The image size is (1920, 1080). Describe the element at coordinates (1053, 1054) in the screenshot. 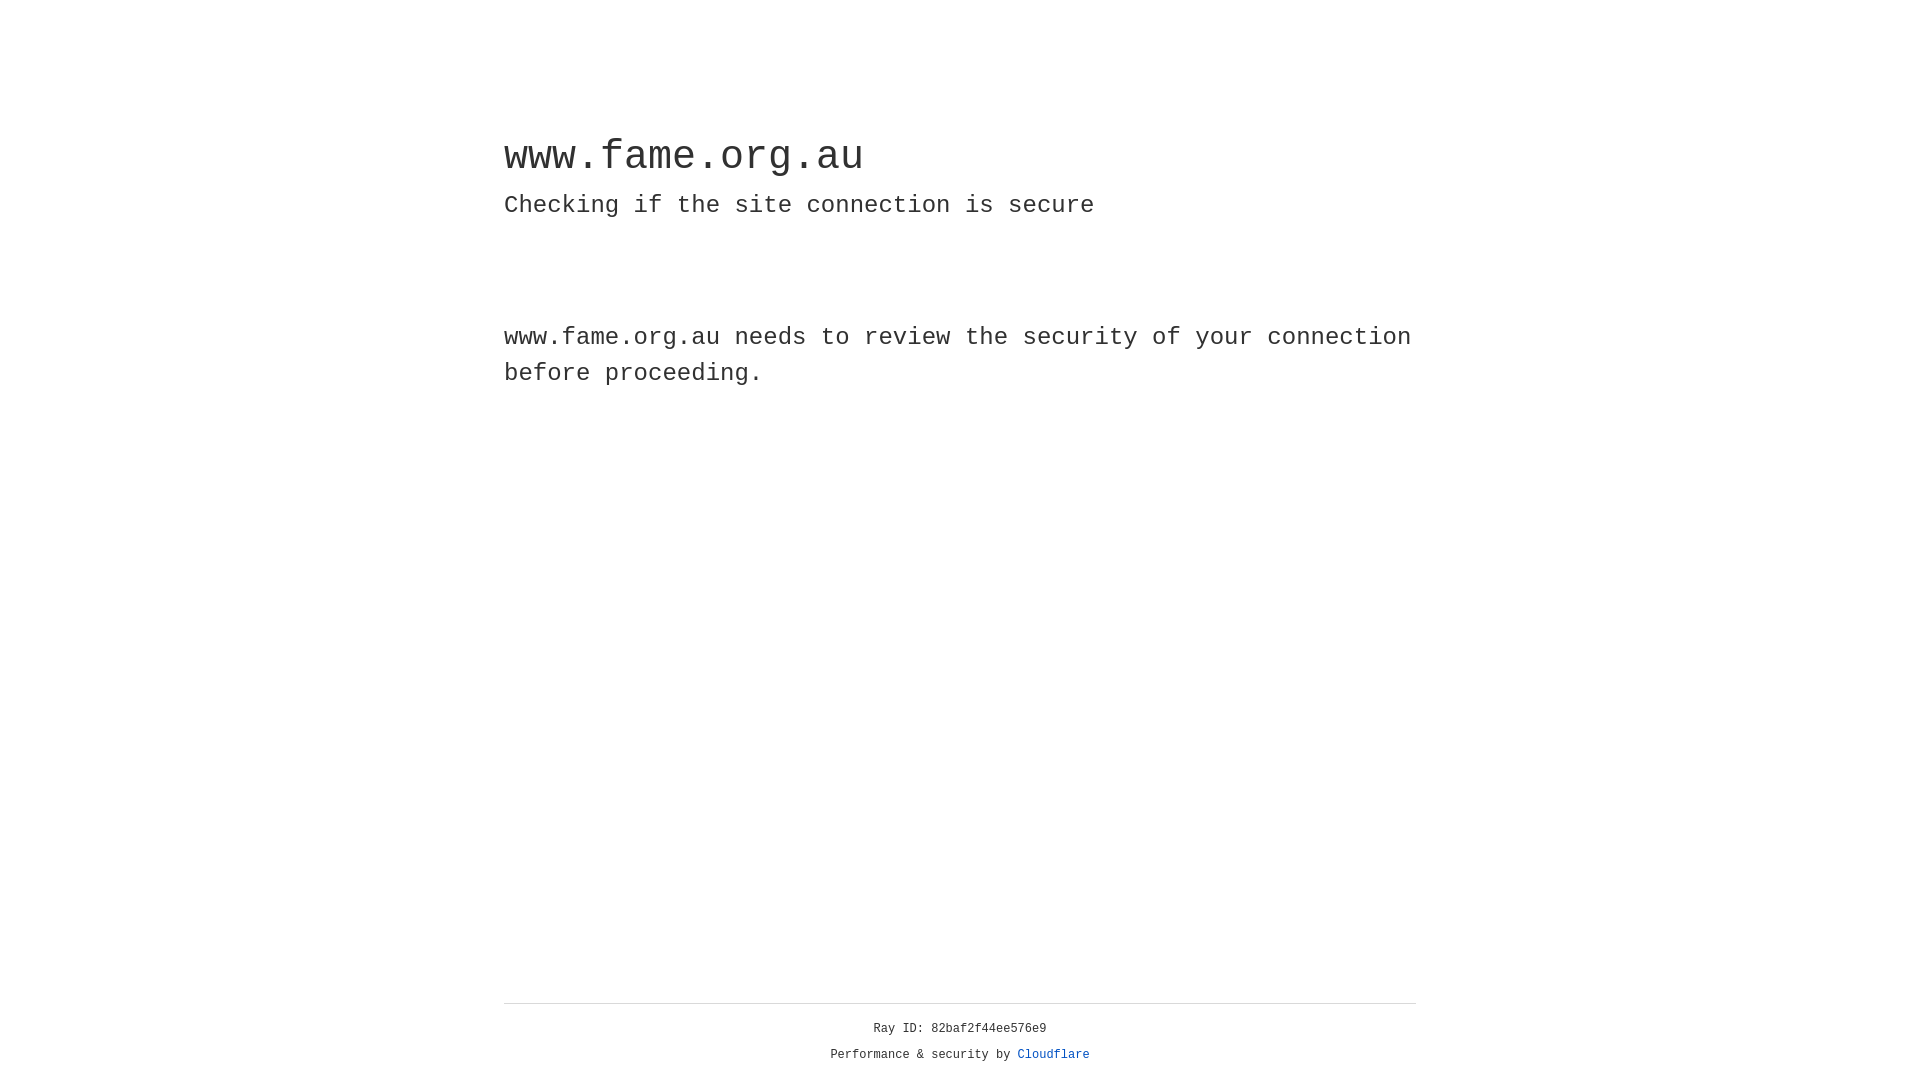

I see `'Cloudflare'` at that location.